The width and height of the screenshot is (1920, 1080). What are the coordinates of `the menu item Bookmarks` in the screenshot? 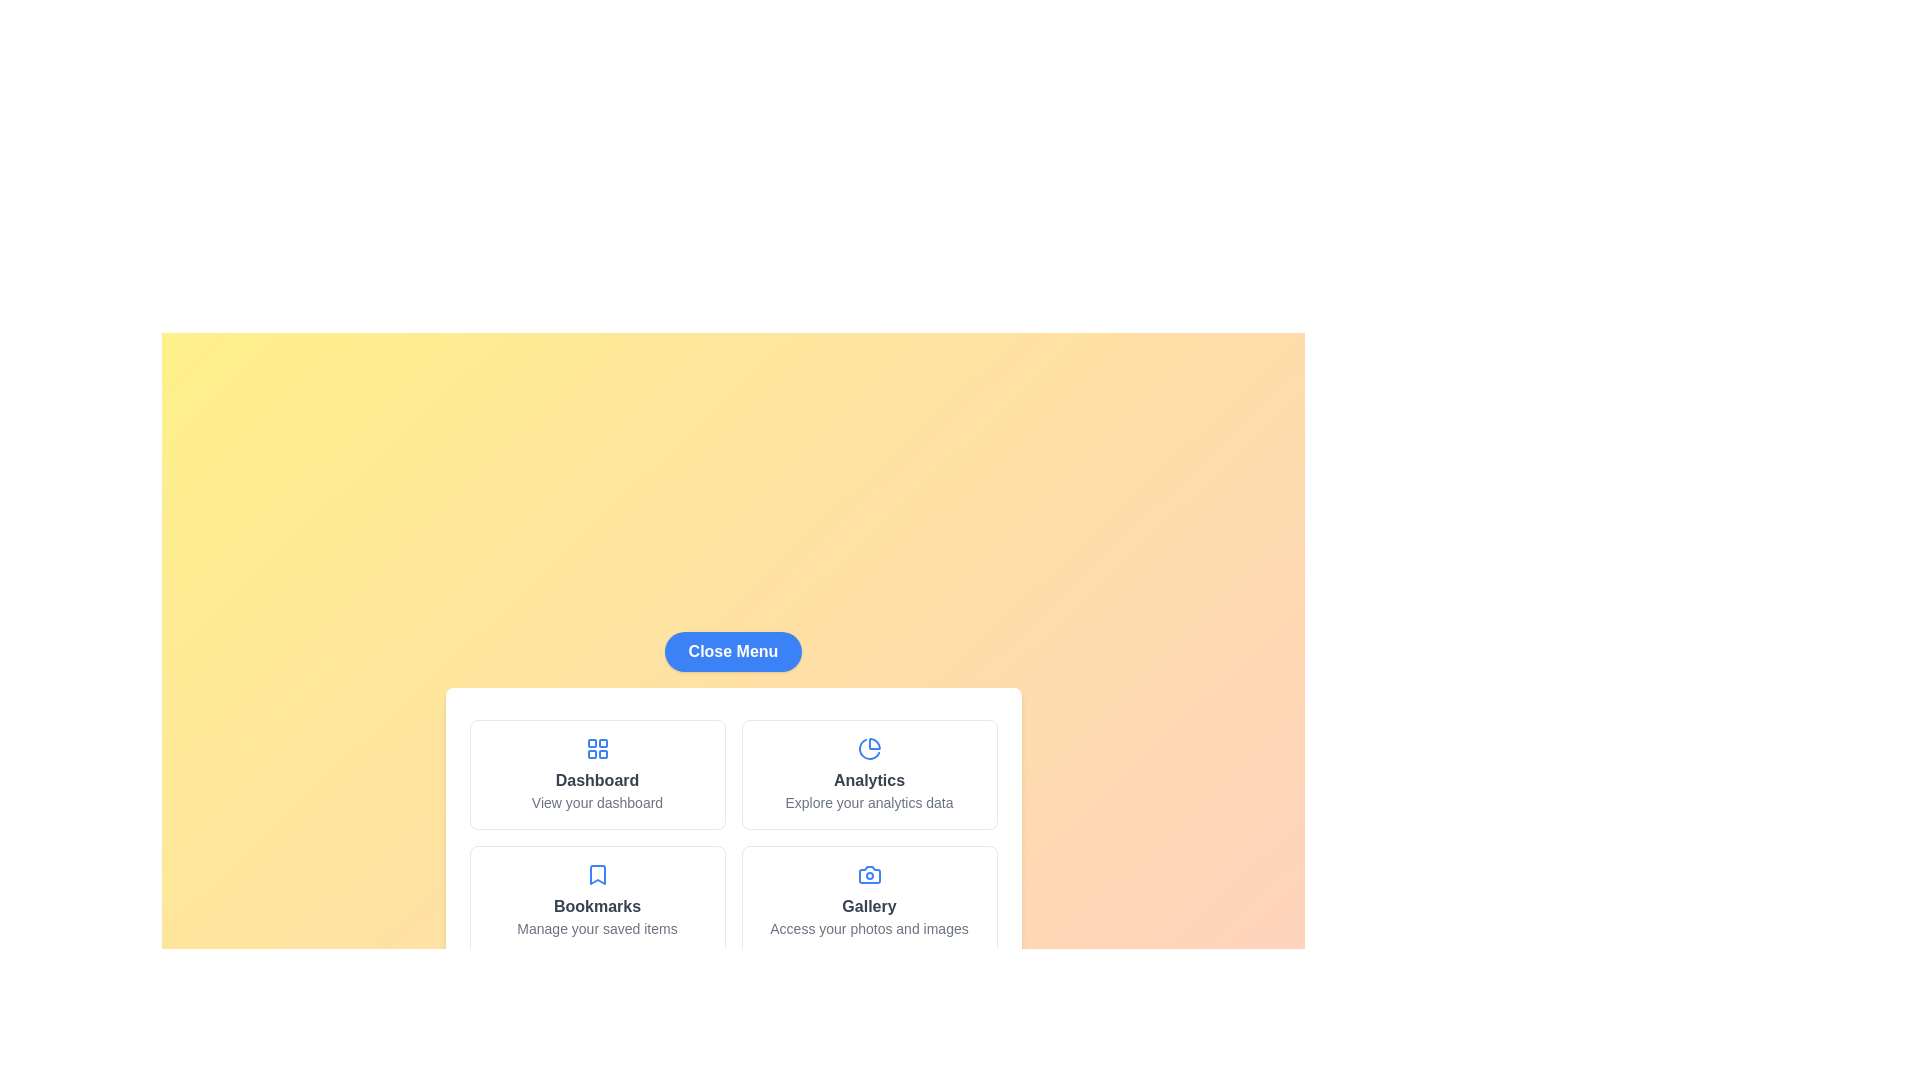 It's located at (596, 901).